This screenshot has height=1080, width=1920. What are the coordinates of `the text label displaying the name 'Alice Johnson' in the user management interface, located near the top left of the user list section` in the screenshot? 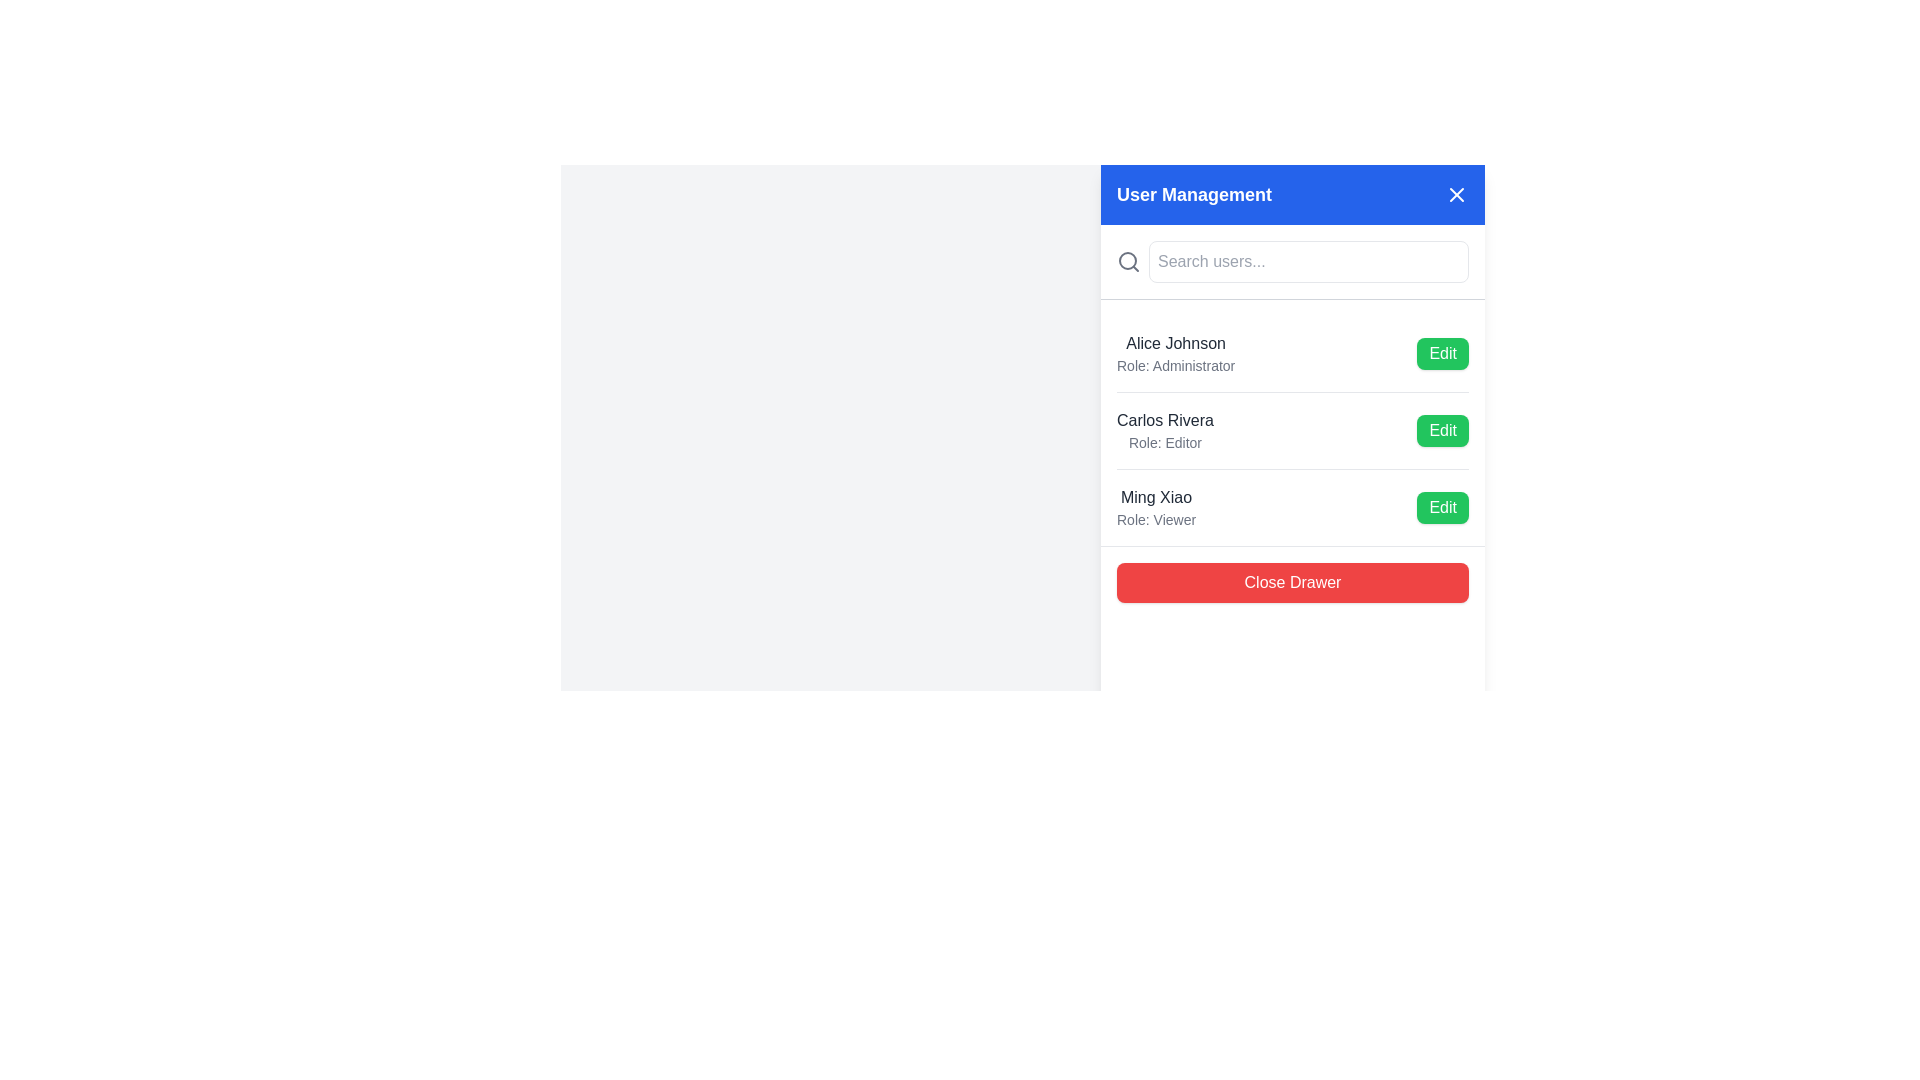 It's located at (1176, 342).